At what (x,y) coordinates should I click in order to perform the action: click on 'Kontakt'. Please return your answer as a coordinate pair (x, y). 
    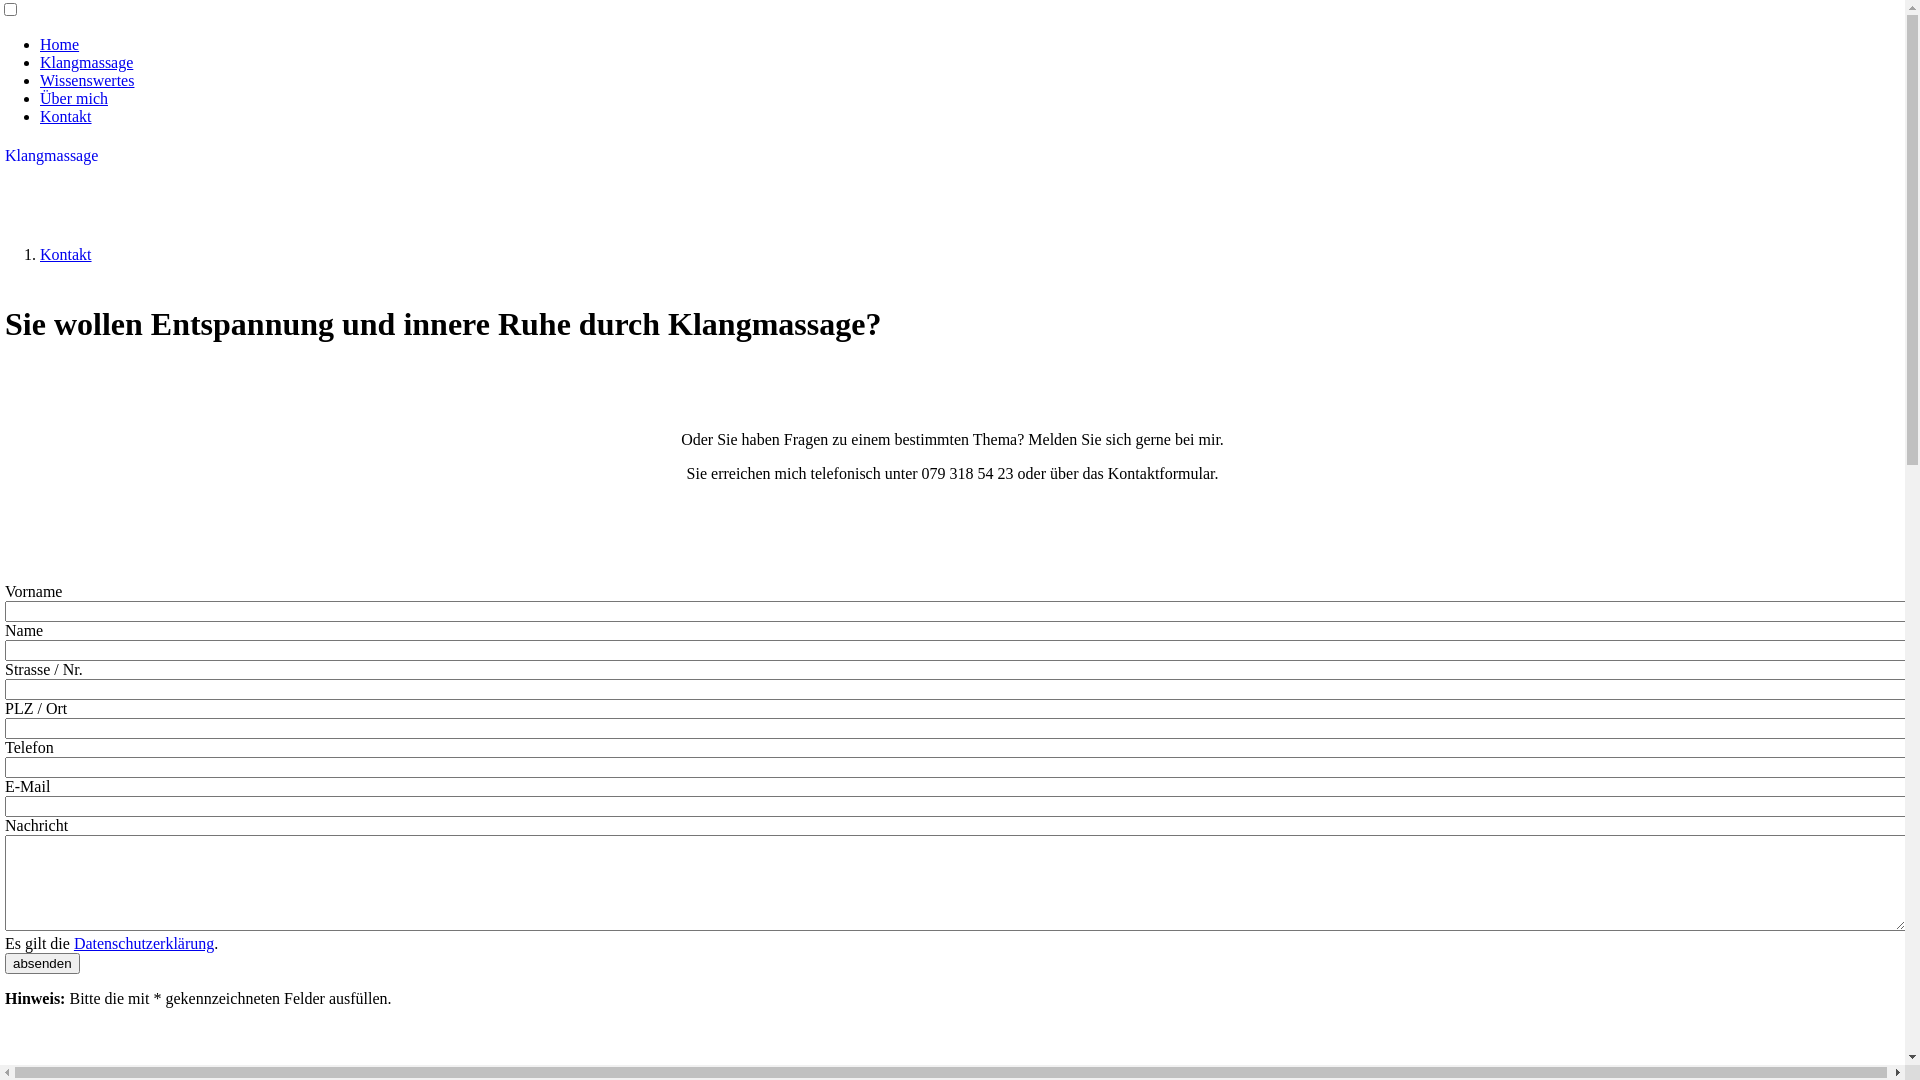
    Looking at the image, I should click on (66, 116).